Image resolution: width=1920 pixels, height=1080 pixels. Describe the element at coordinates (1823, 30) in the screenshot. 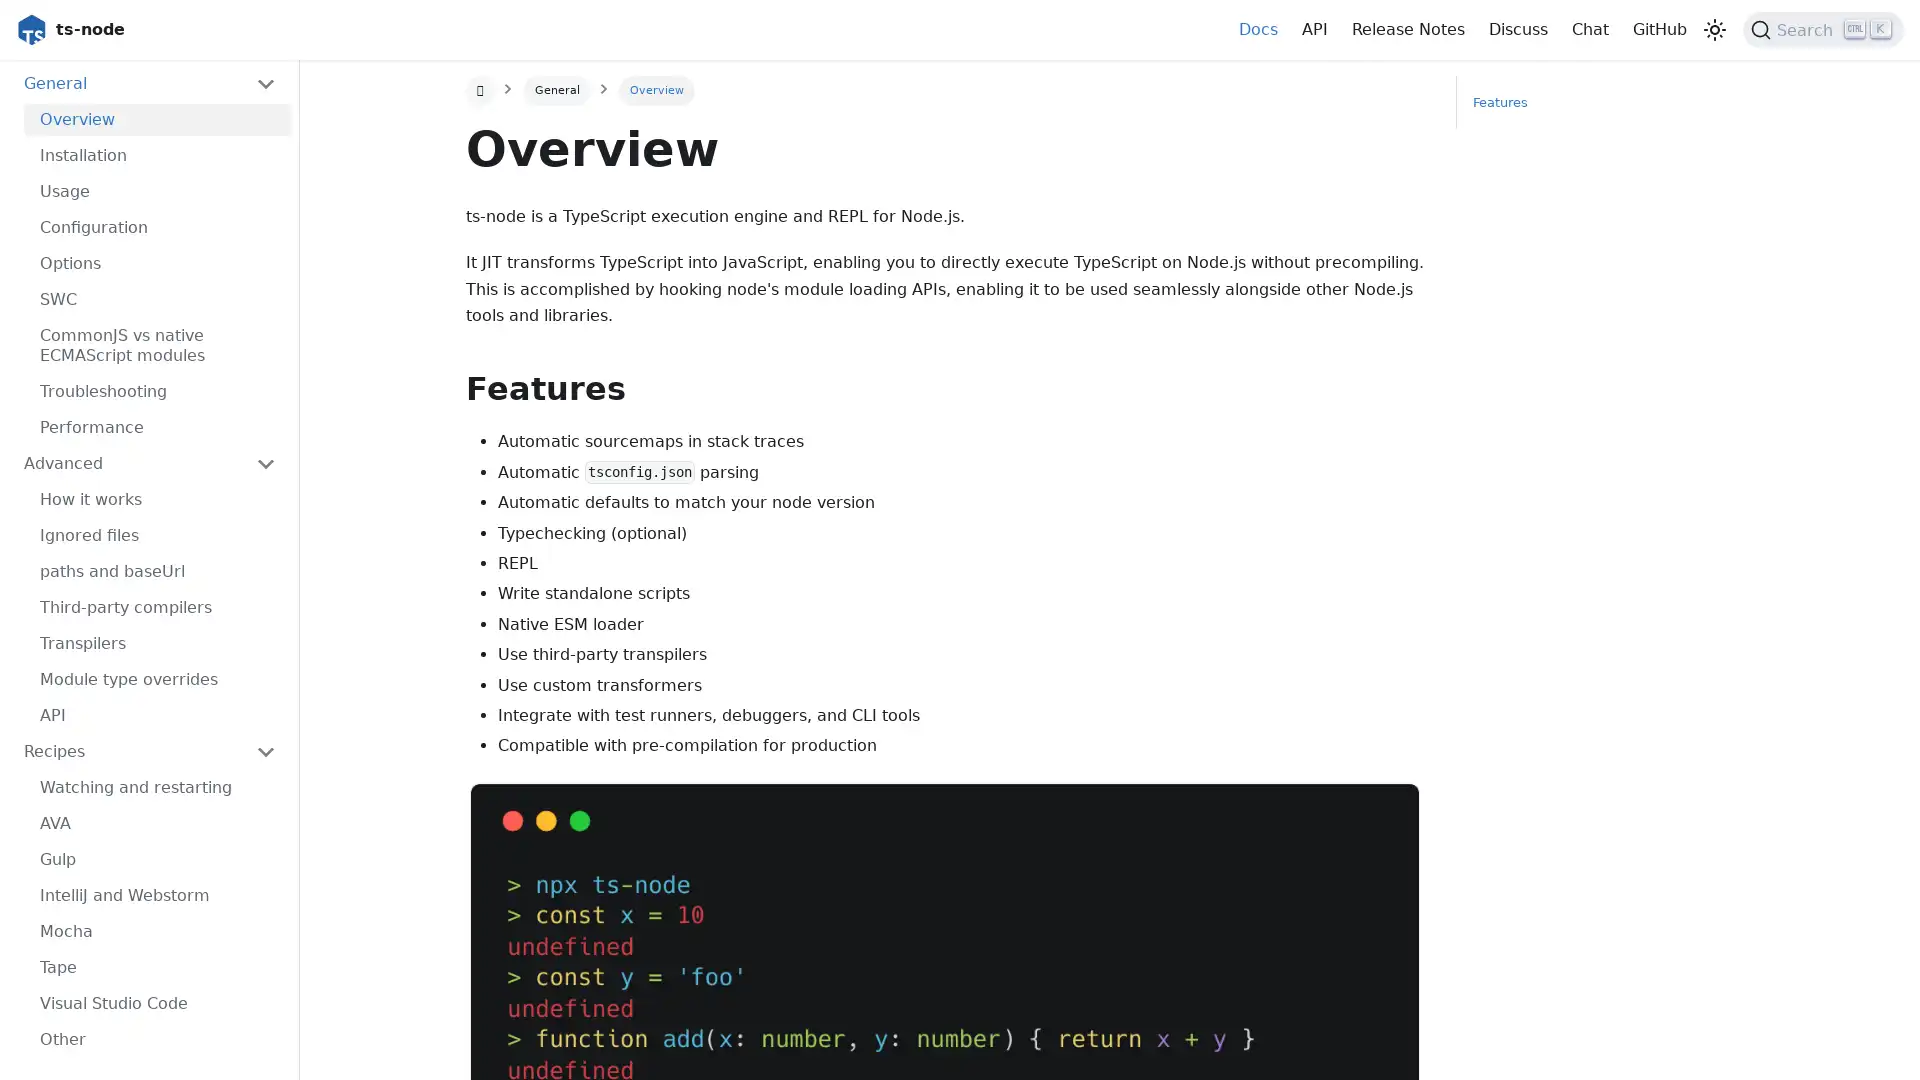

I see `Search` at that location.